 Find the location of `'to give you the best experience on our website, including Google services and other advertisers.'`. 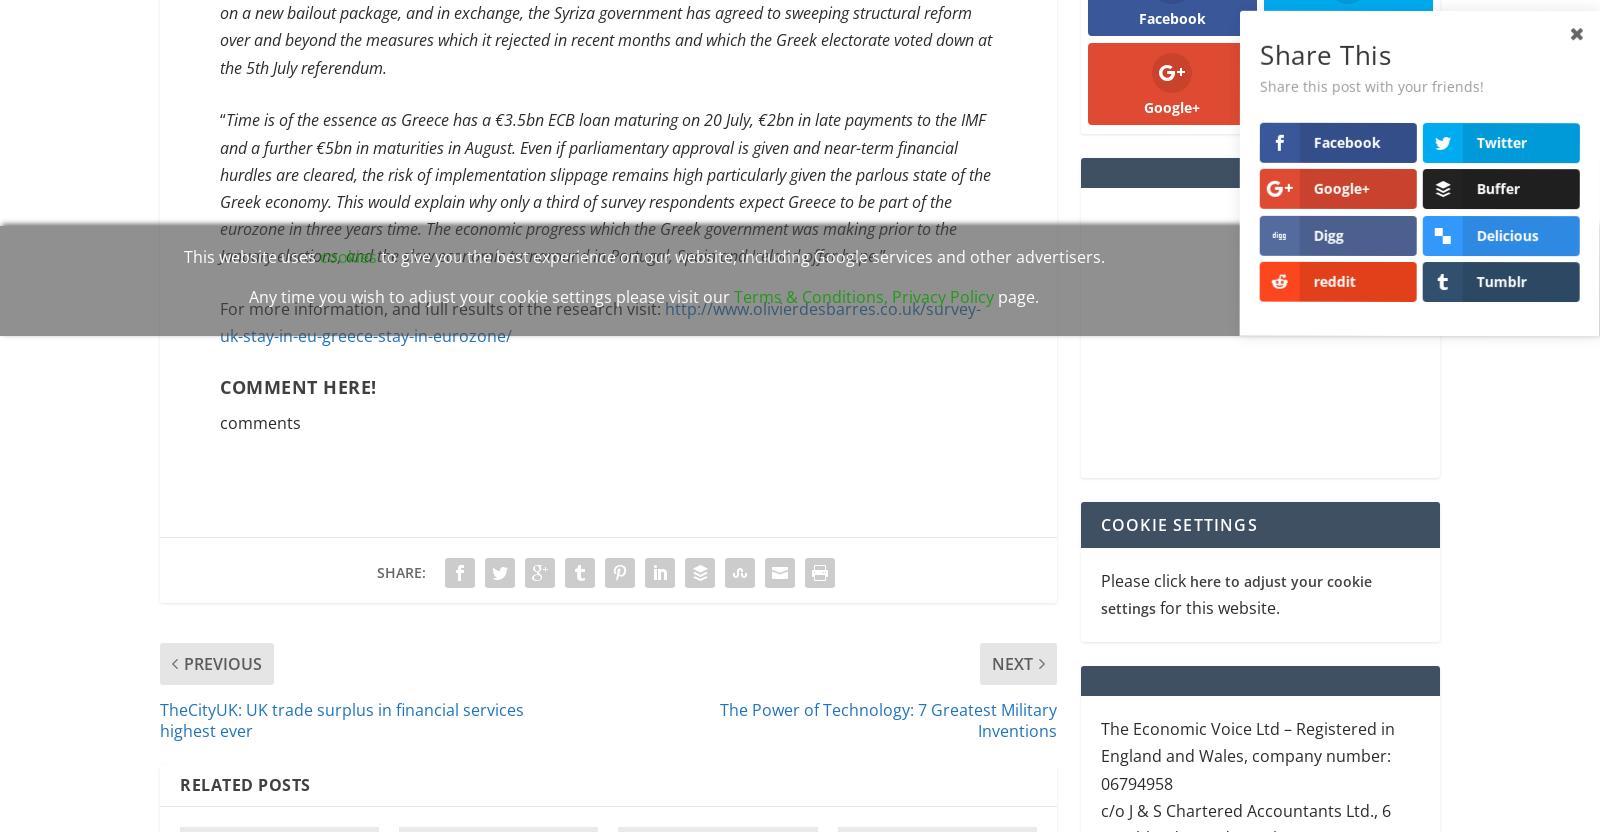

'to give you the best experience on our website, including Google services and other advertisers.' is located at coordinates (376, 257).